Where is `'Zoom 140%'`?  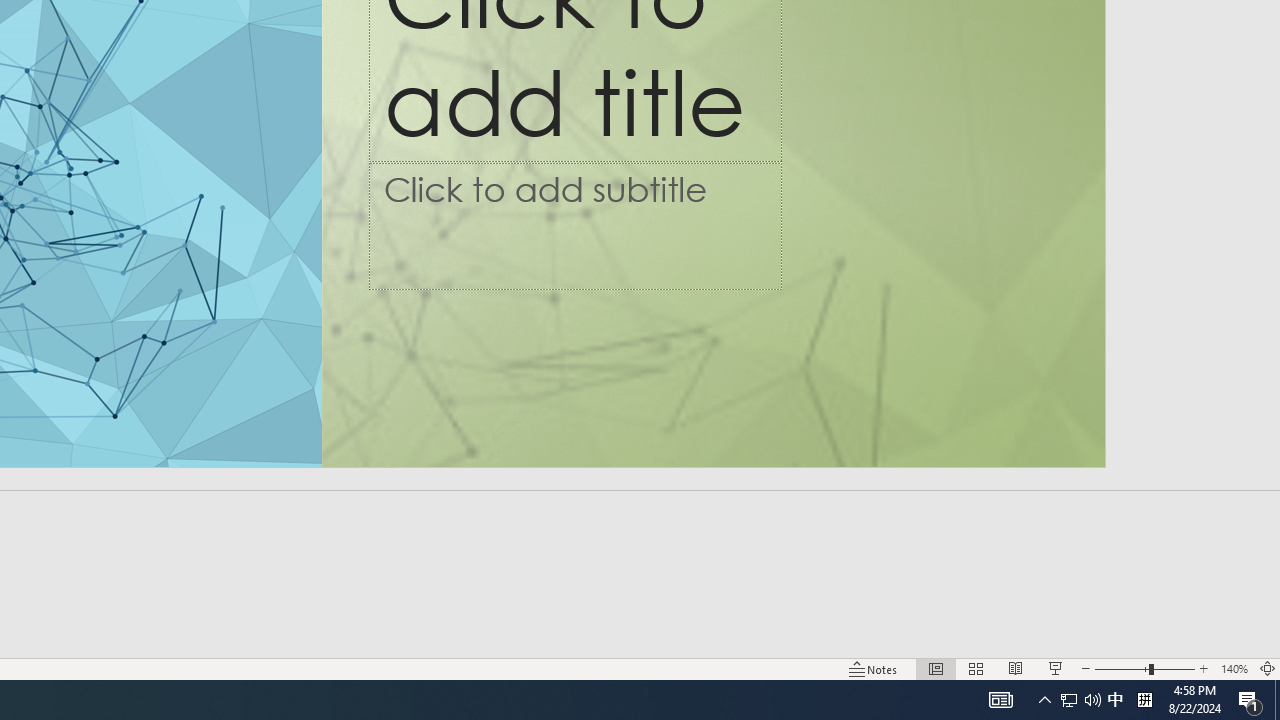
'Zoom 140%' is located at coordinates (1233, 669).